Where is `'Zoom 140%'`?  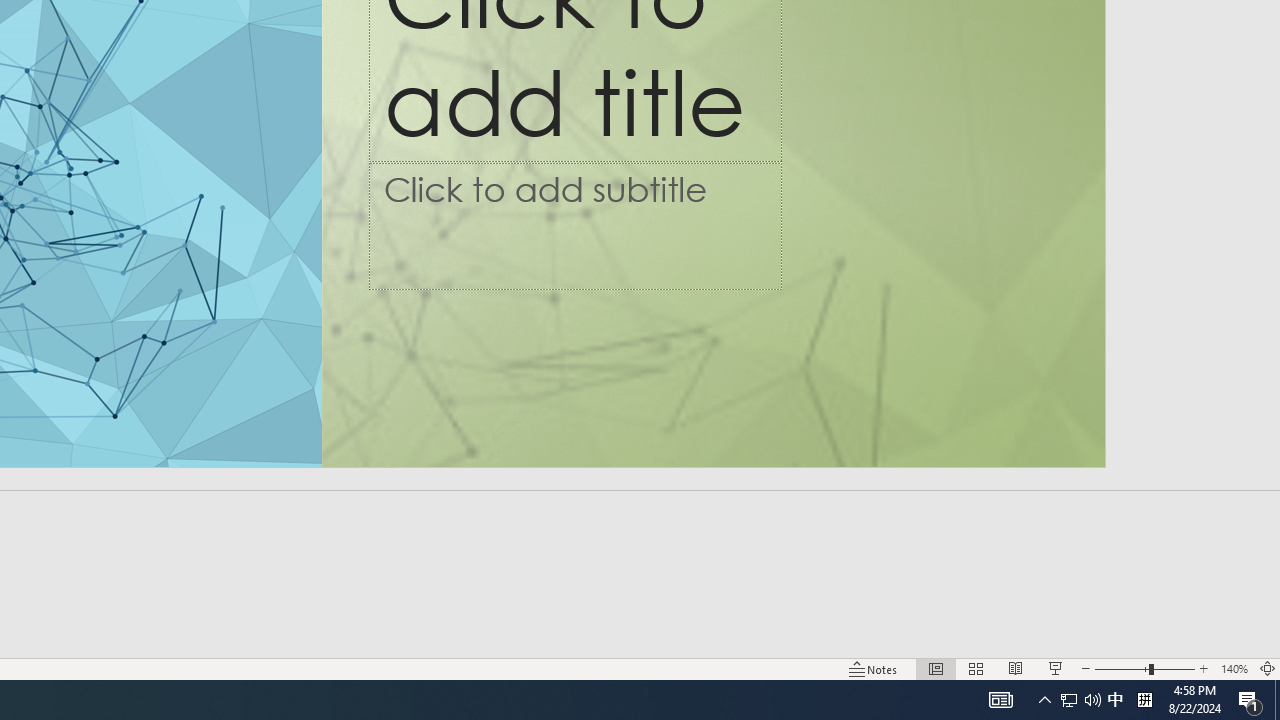
'Zoom 140%' is located at coordinates (1233, 669).